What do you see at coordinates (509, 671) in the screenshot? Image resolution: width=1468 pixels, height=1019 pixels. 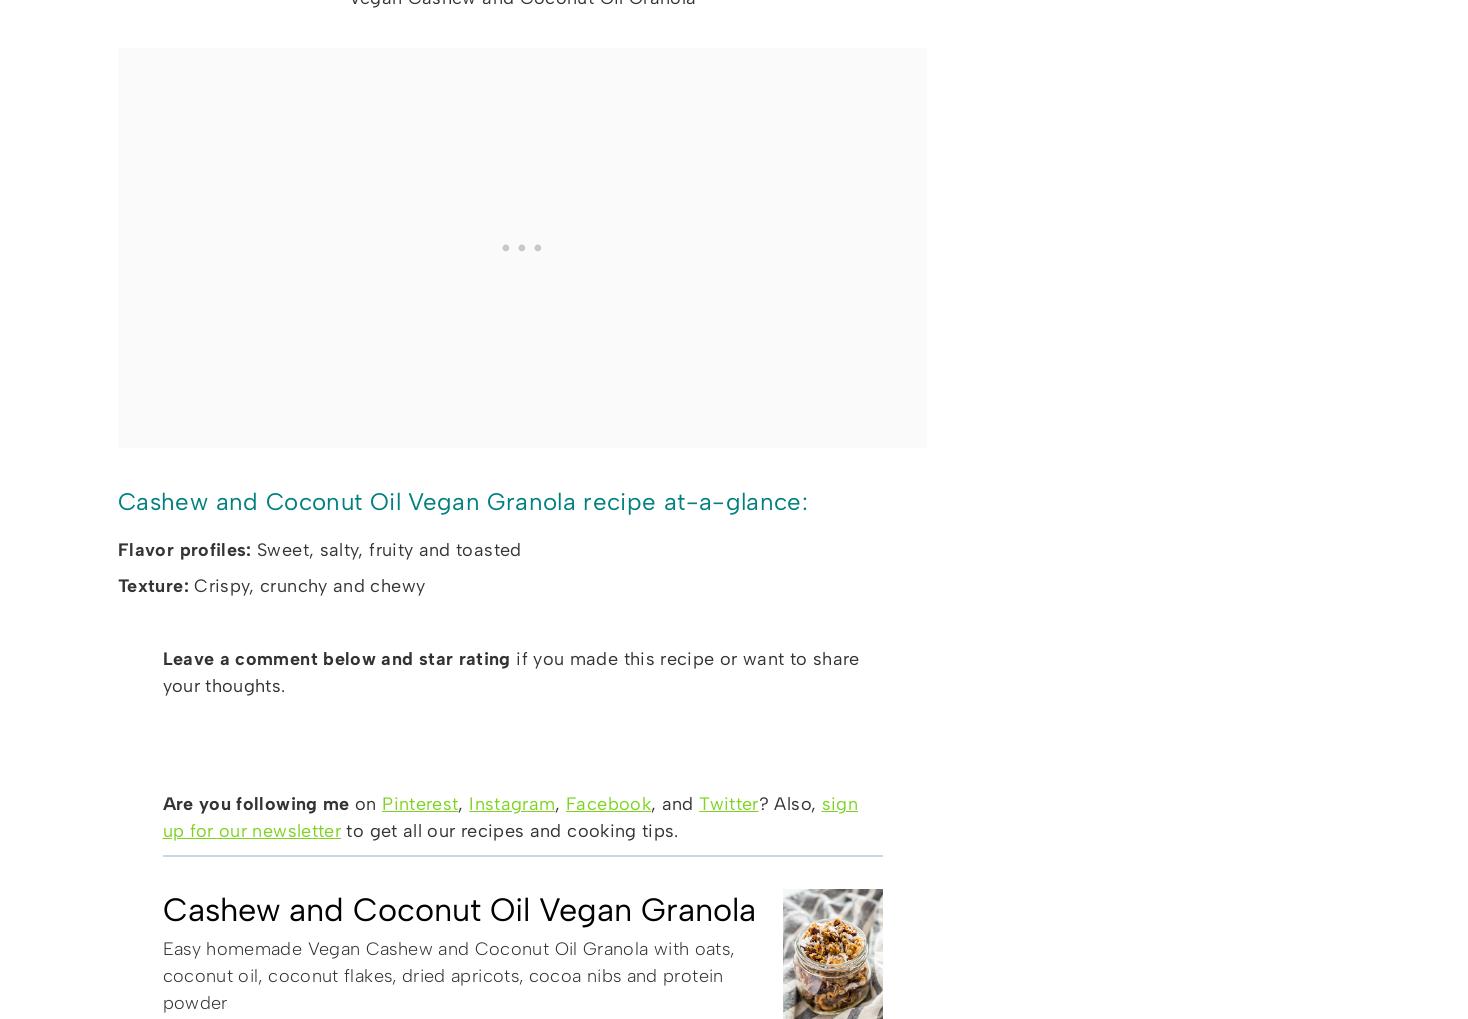 I see `'if you made this recipe or want to share your thoughts.'` at bounding box center [509, 671].